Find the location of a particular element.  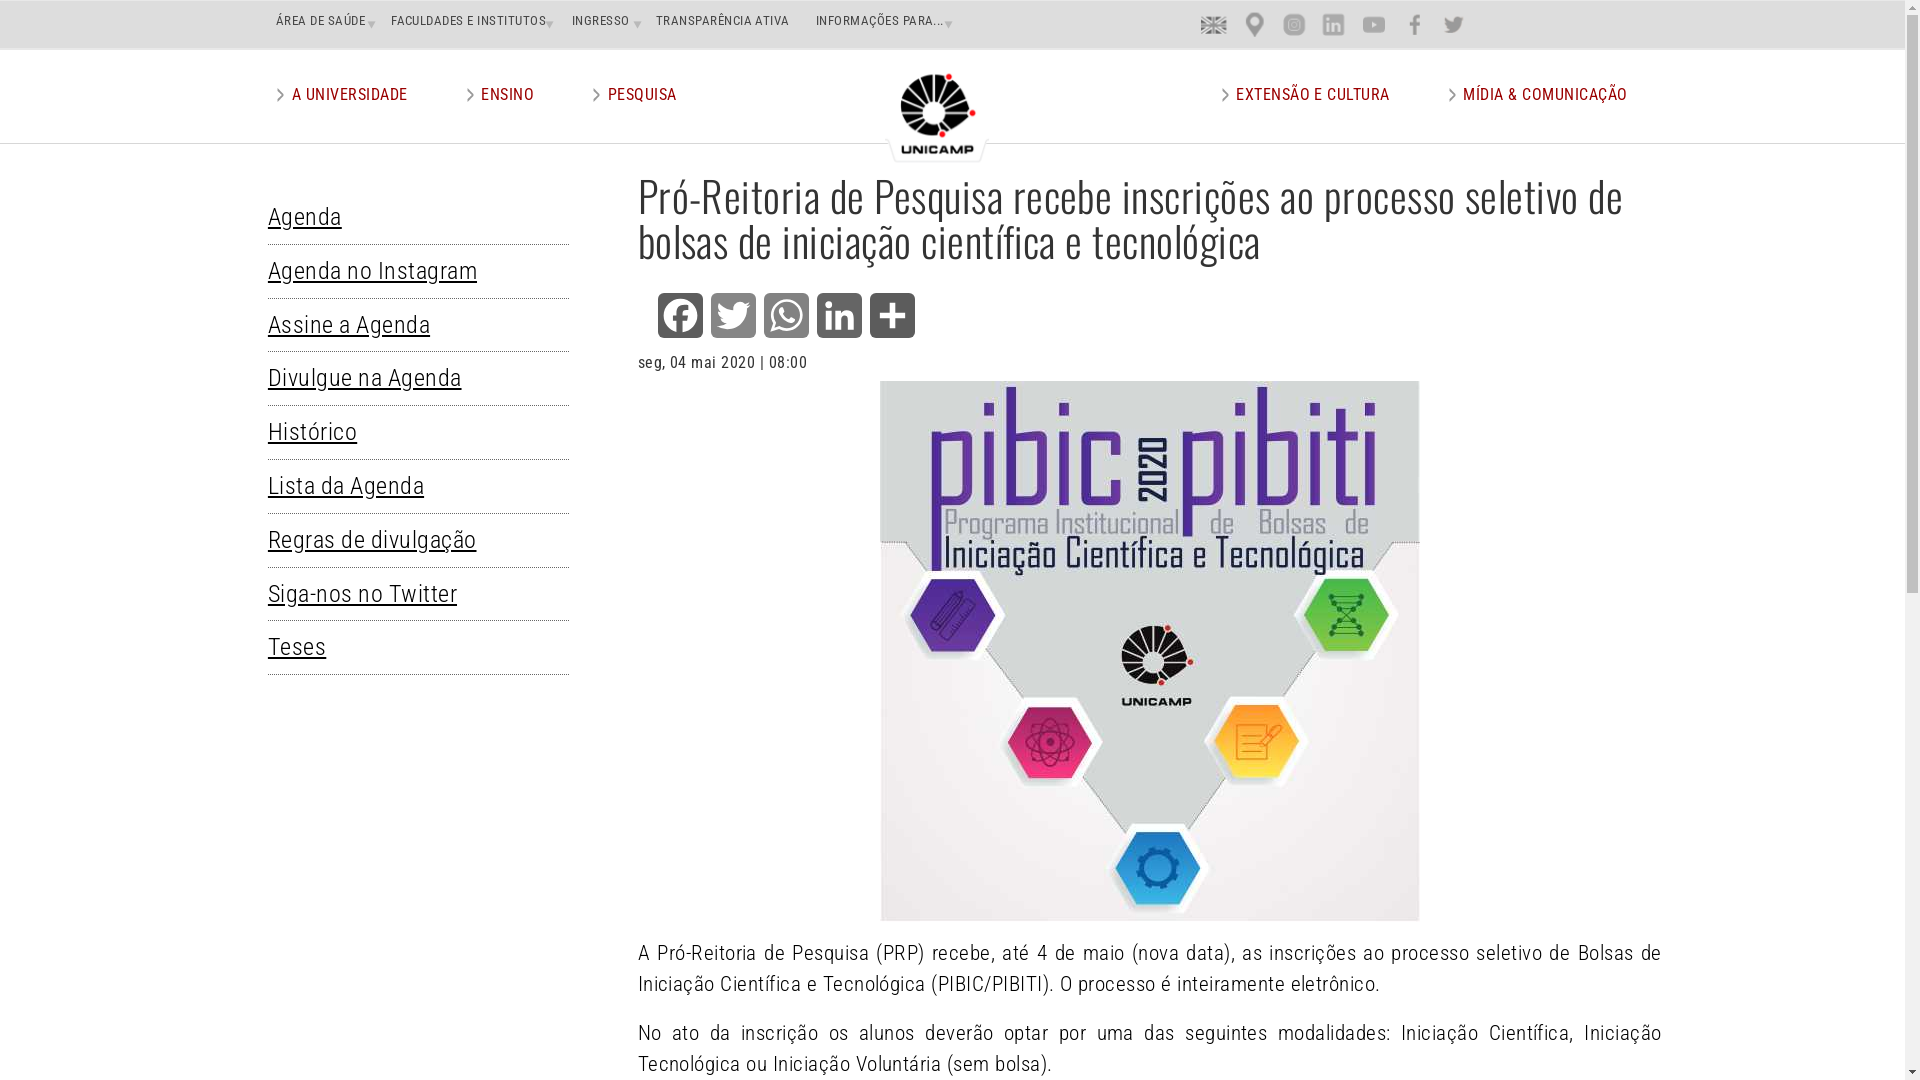

'Facebook' is located at coordinates (680, 315).